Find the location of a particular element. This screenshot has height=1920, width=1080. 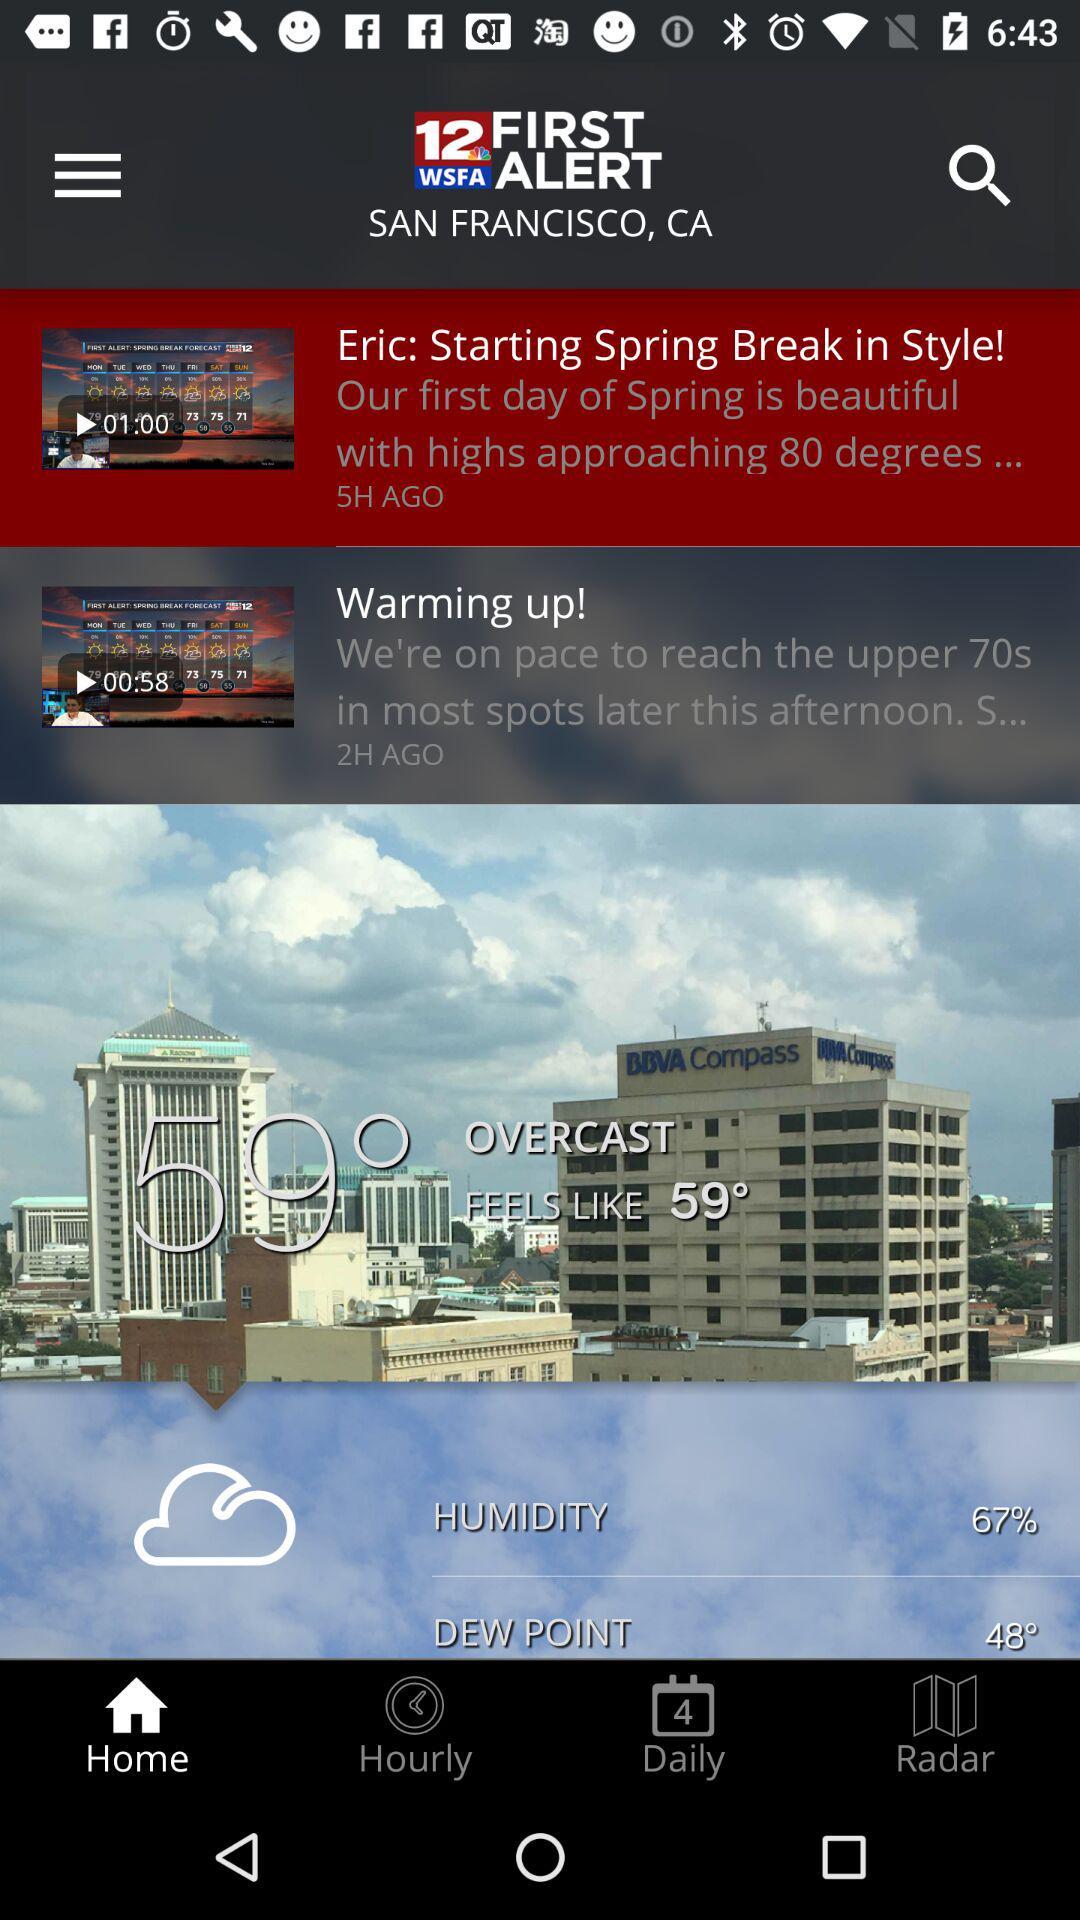

the hourly icon is located at coordinates (413, 1726).